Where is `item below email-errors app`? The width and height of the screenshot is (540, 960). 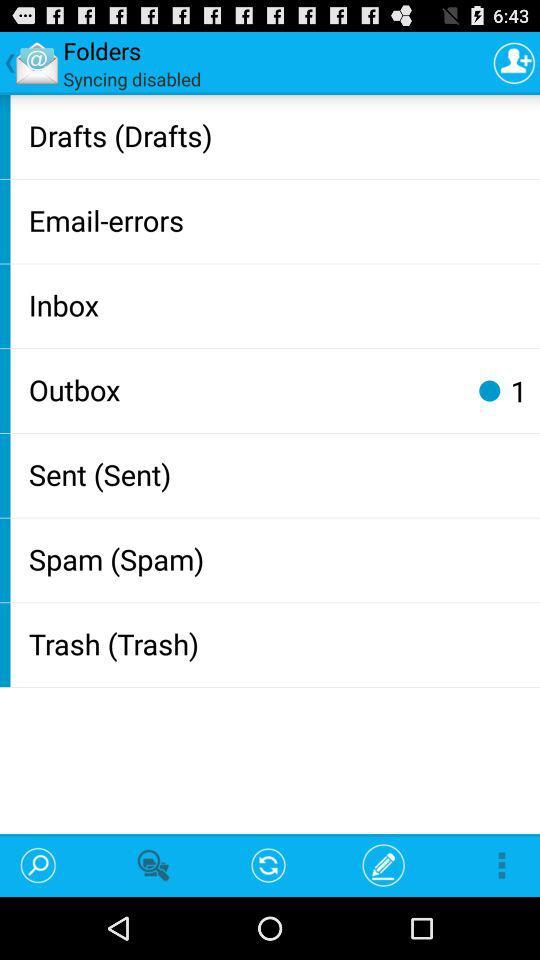
item below email-errors app is located at coordinates (279, 304).